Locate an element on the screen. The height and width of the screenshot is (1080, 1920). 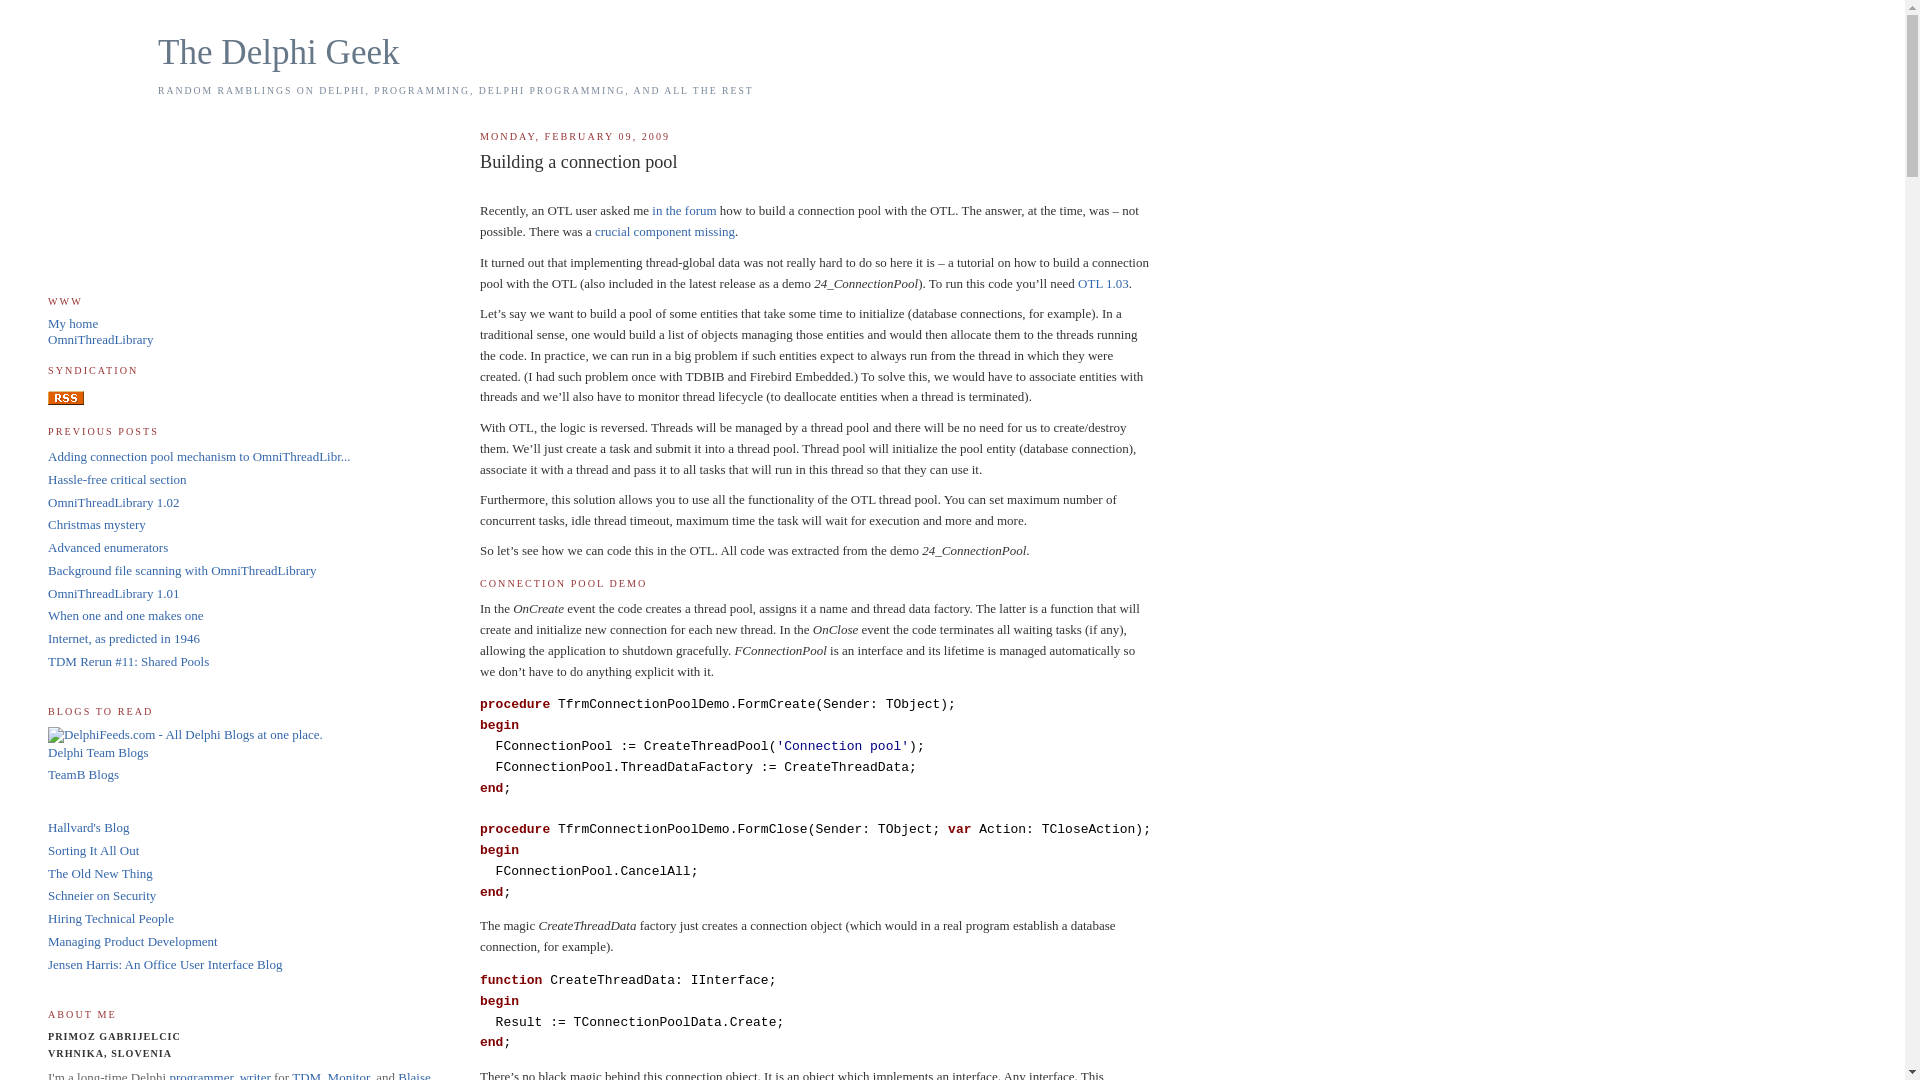
'crucial component missing' is located at coordinates (594, 230).